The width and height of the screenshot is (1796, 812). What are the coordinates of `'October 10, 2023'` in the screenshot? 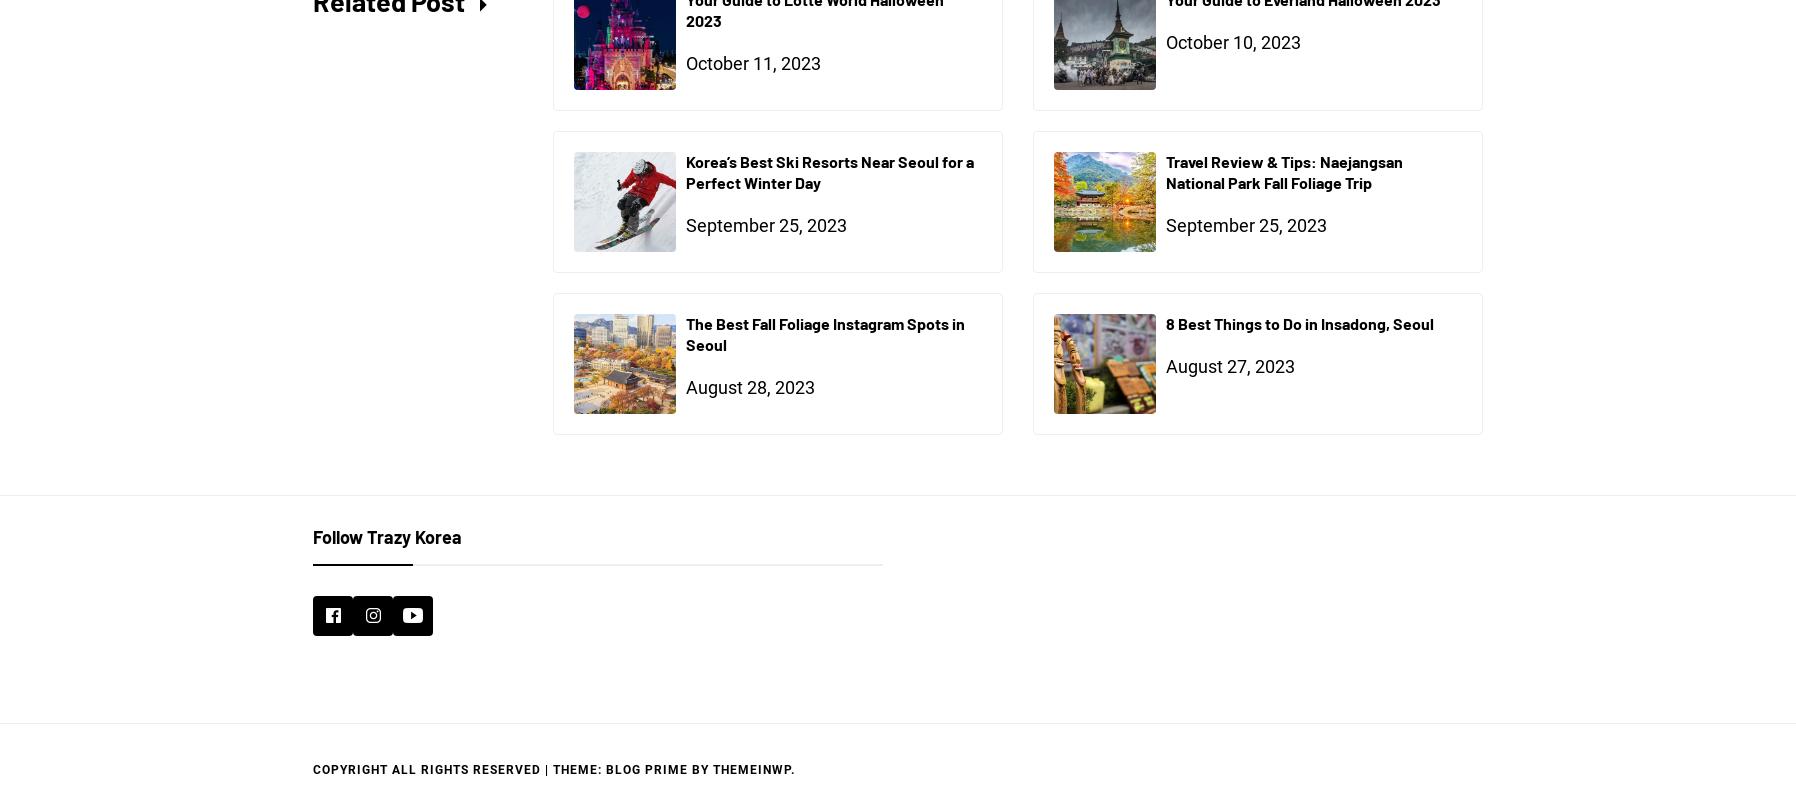 It's located at (1165, 42).